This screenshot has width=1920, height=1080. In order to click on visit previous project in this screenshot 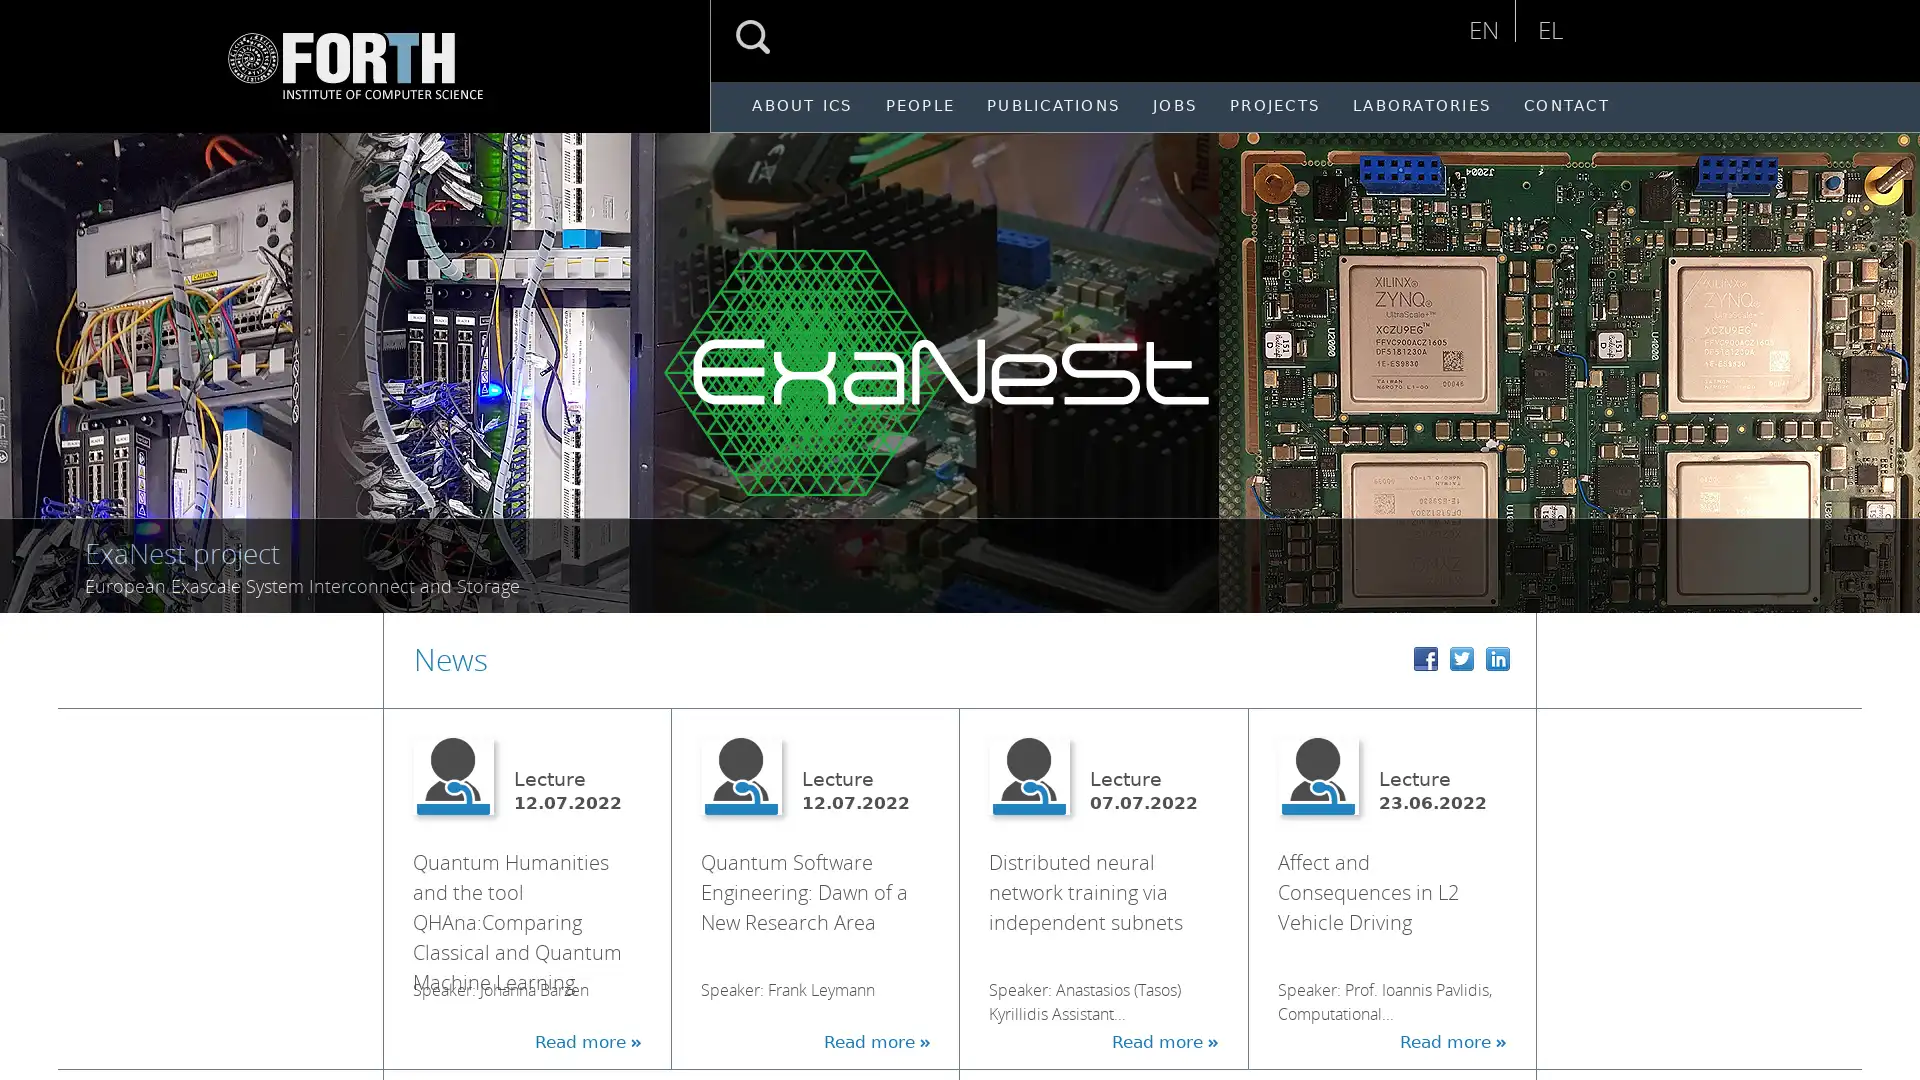, I will do `click(38, 361)`.